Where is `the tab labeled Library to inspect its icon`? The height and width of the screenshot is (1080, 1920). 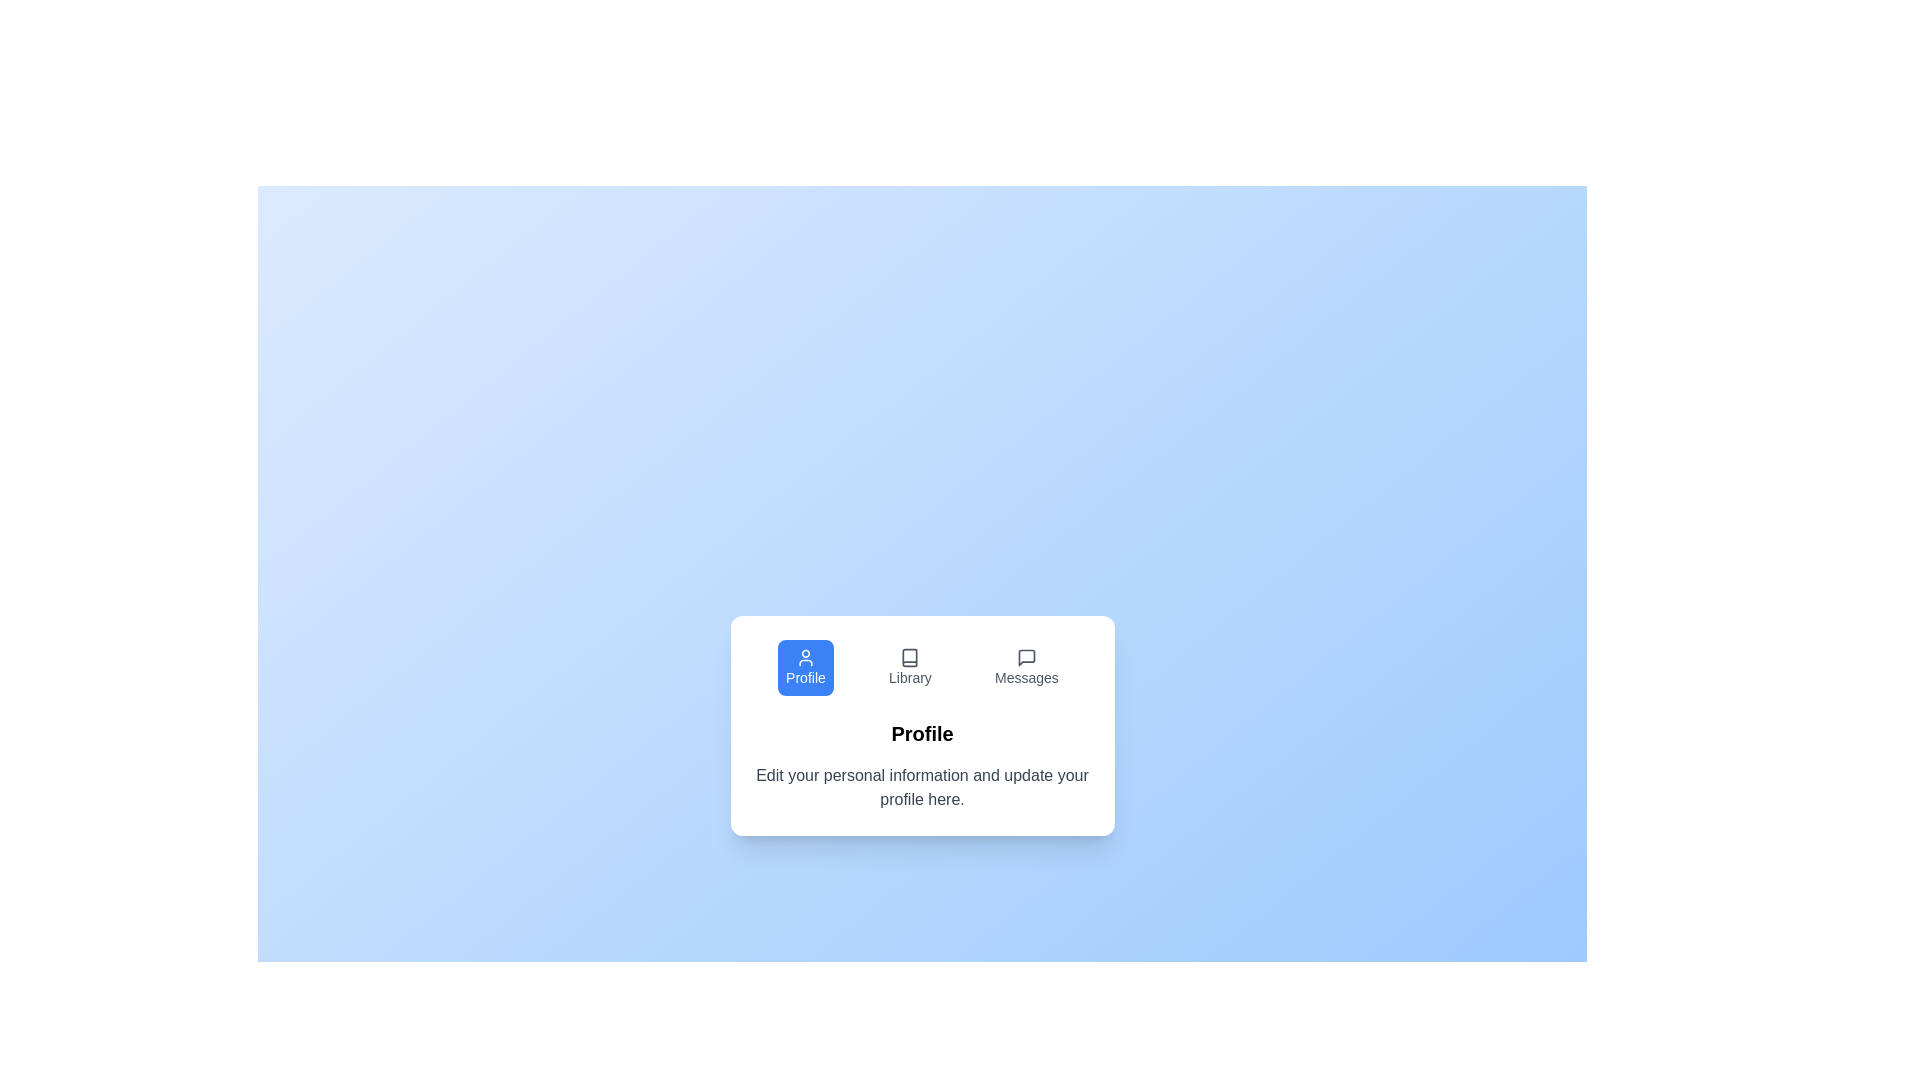 the tab labeled Library to inspect its icon is located at coordinates (909, 667).